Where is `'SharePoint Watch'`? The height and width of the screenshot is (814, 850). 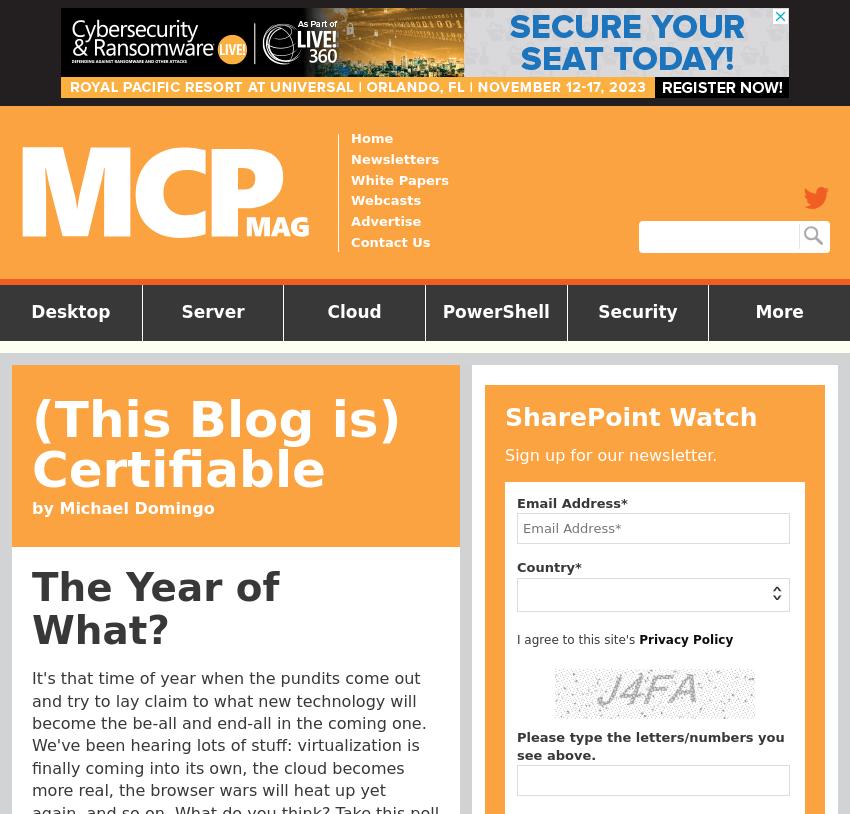 'SharePoint Watch' is located at coordinates (630, 415).